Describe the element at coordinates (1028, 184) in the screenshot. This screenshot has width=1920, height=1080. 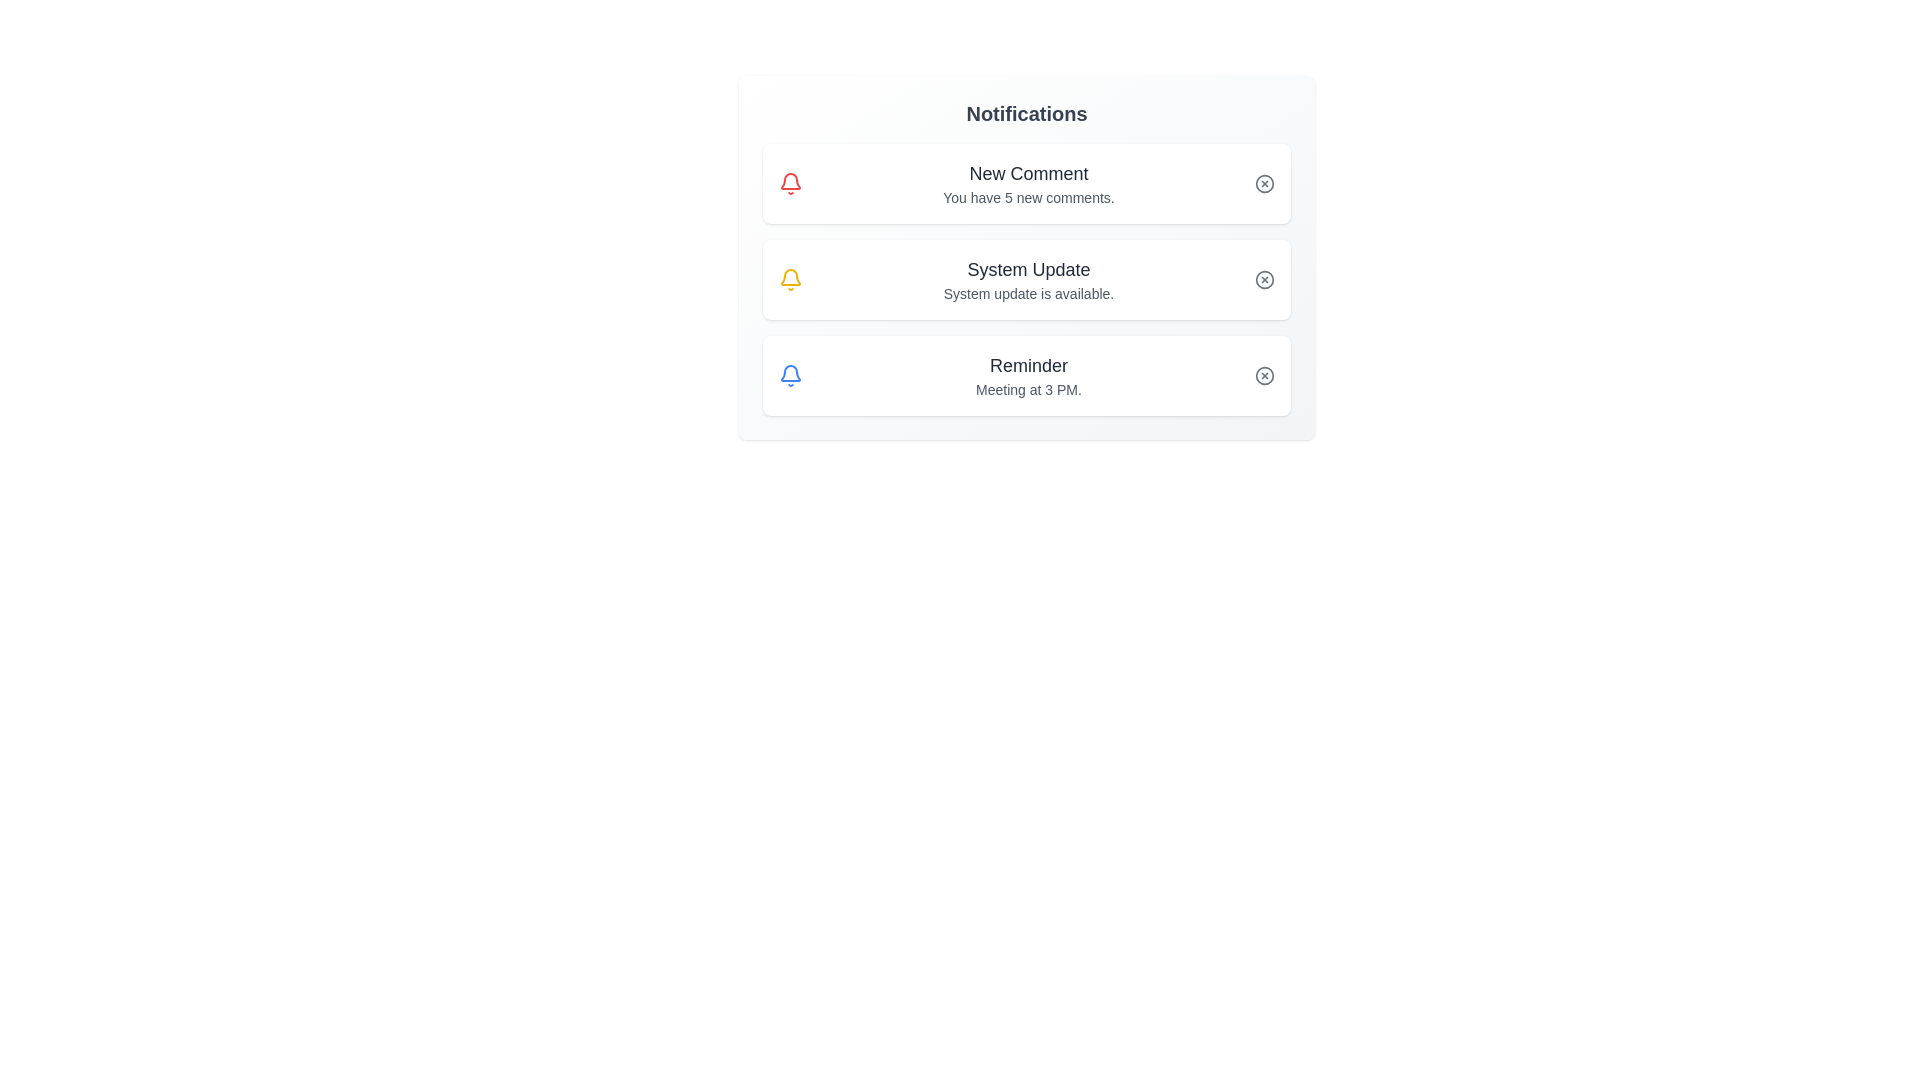
I see `notification text from the text block that displays 'New Comment' and 'You have 5 new comments.' located in the first notification box from the top` at that location.